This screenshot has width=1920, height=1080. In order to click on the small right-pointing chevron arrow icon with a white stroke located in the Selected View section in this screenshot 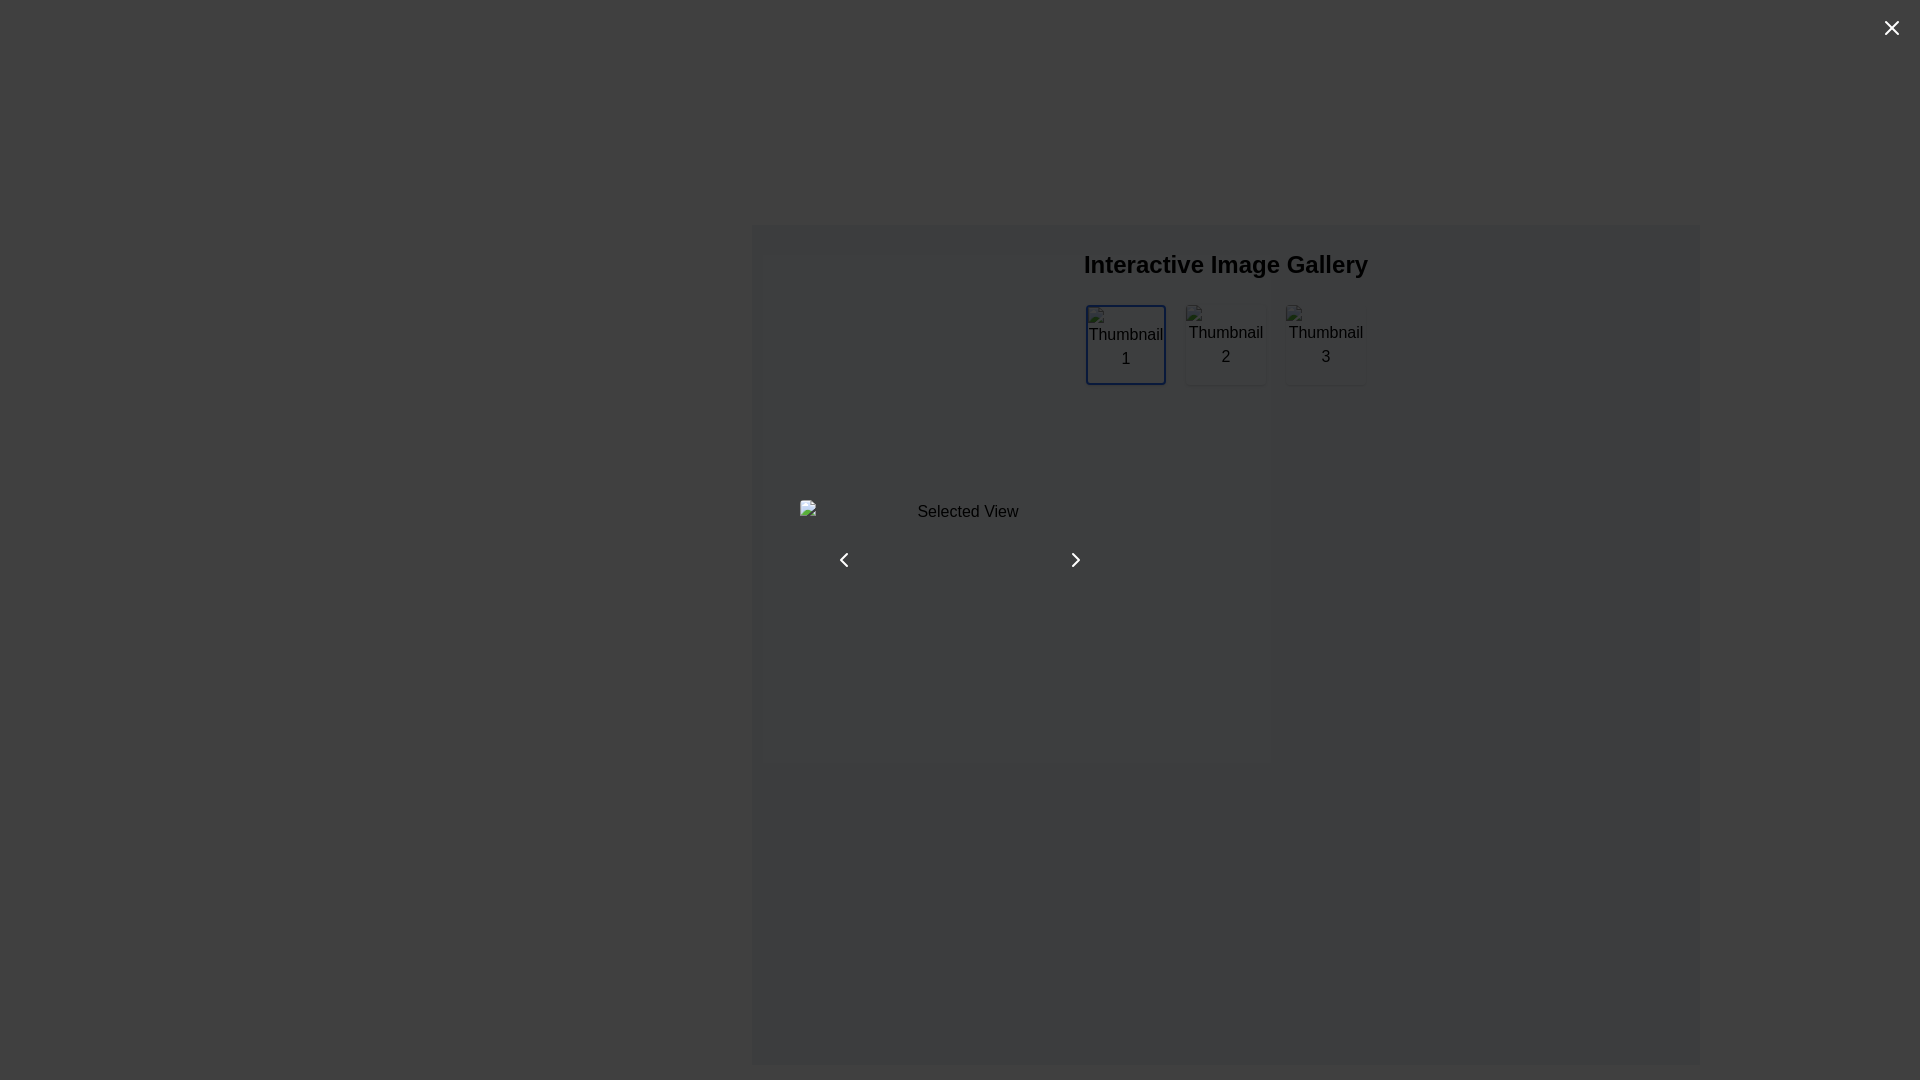, I will do `click(1074, 559)`.